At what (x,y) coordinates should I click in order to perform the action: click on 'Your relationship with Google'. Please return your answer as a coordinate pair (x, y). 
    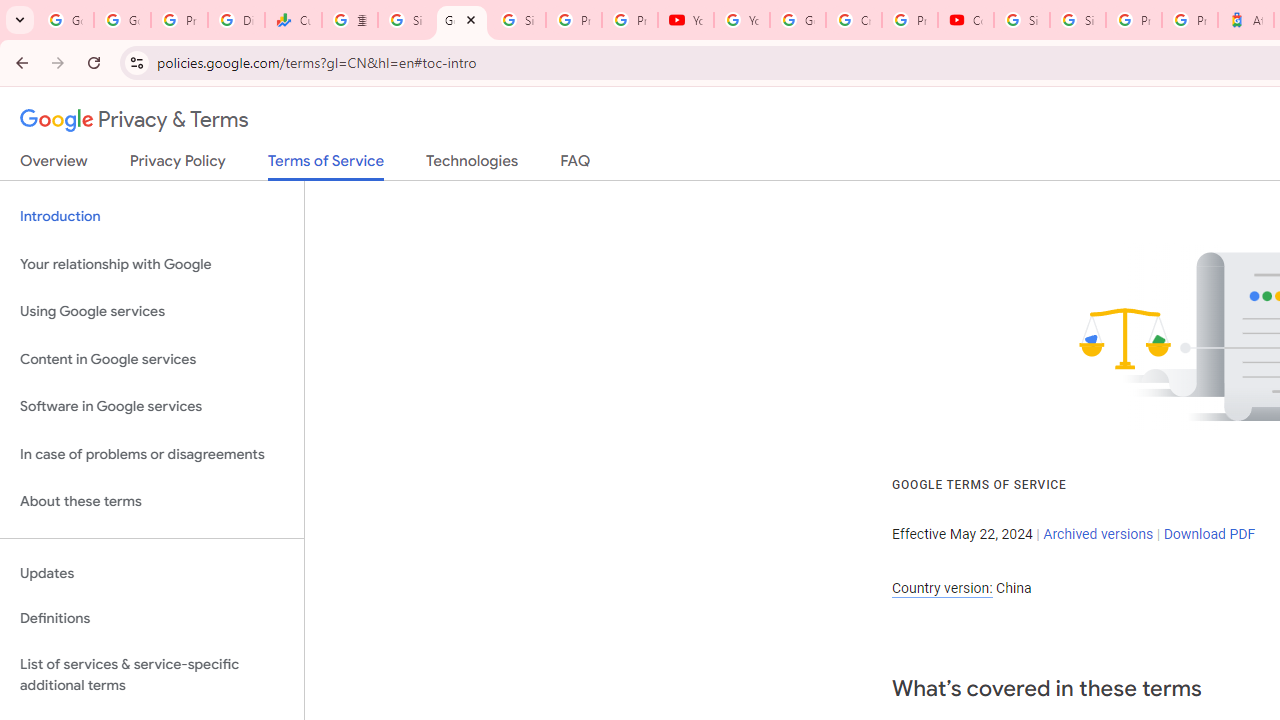
    Looking at the image, I should click on (151, 263).